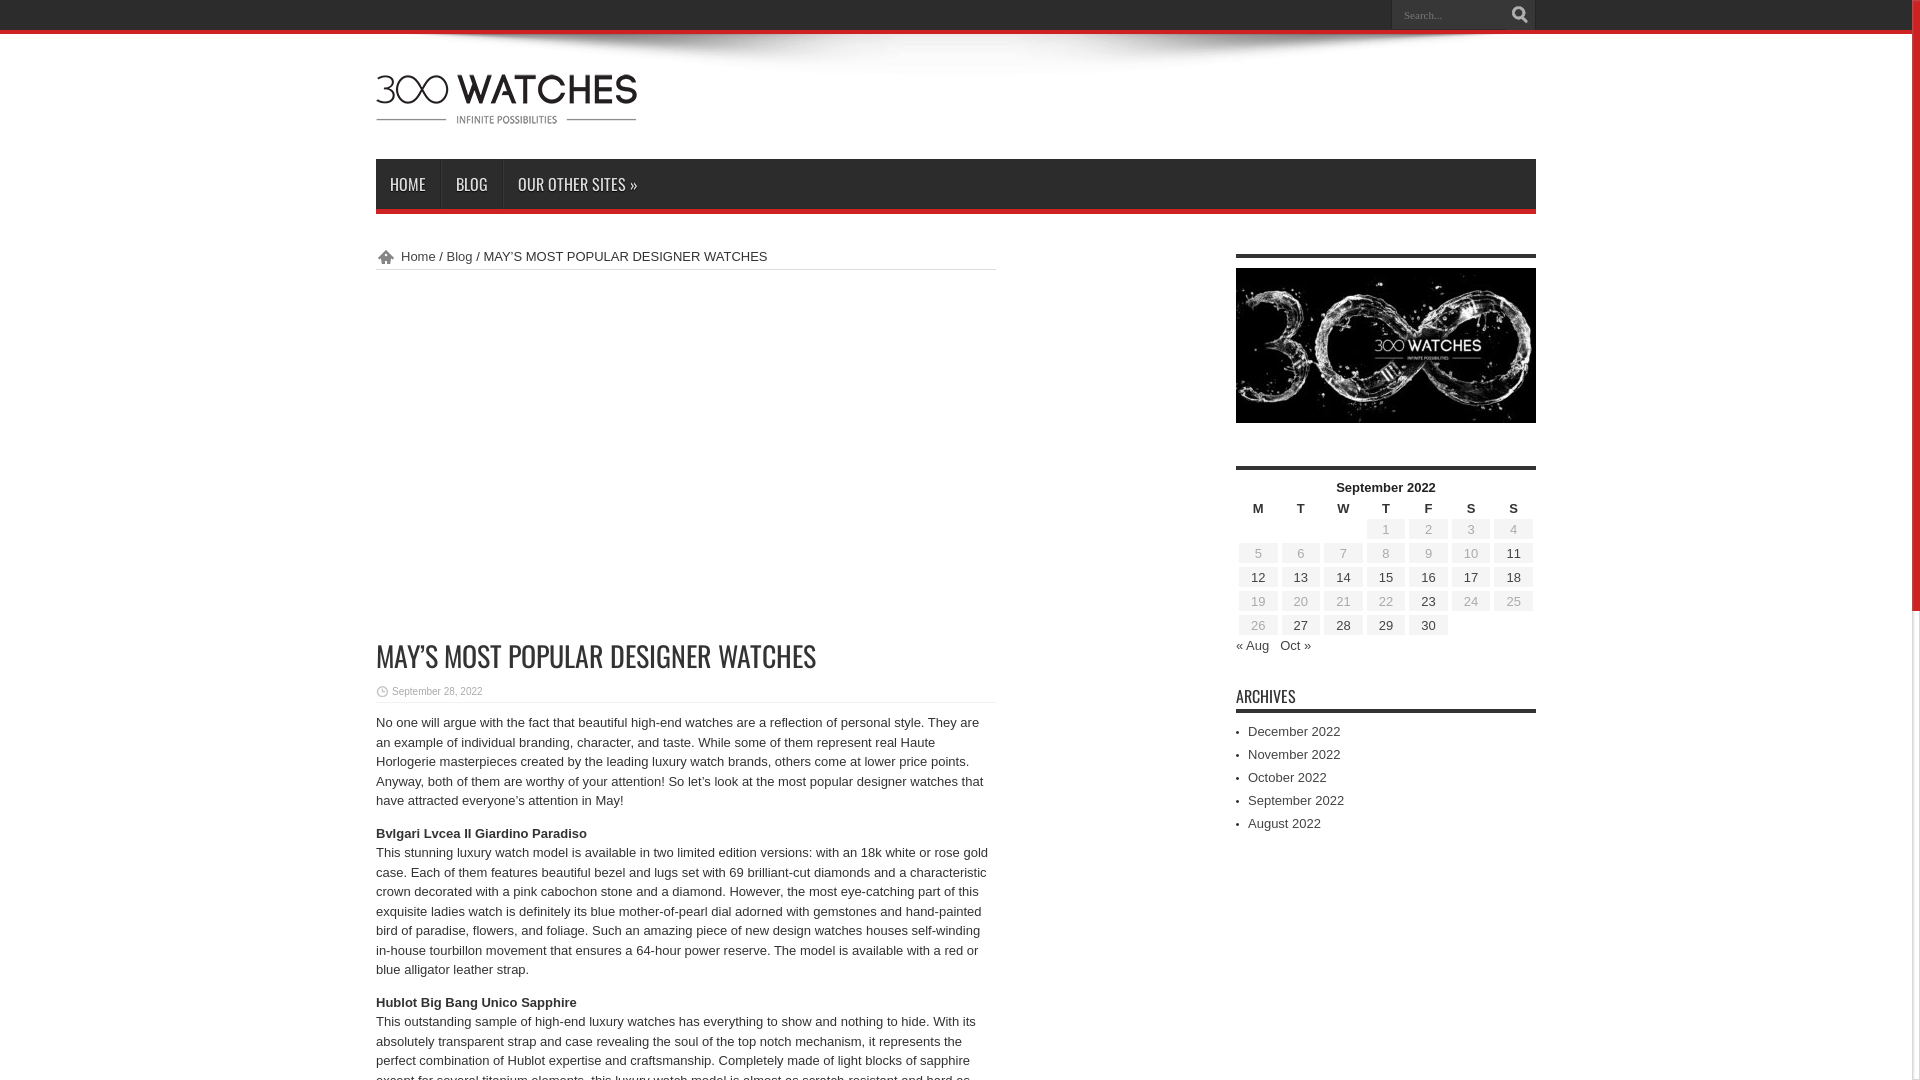  Describe the element at coordinates (1377, 577) in the screenshot. I see `'15'` at that location.